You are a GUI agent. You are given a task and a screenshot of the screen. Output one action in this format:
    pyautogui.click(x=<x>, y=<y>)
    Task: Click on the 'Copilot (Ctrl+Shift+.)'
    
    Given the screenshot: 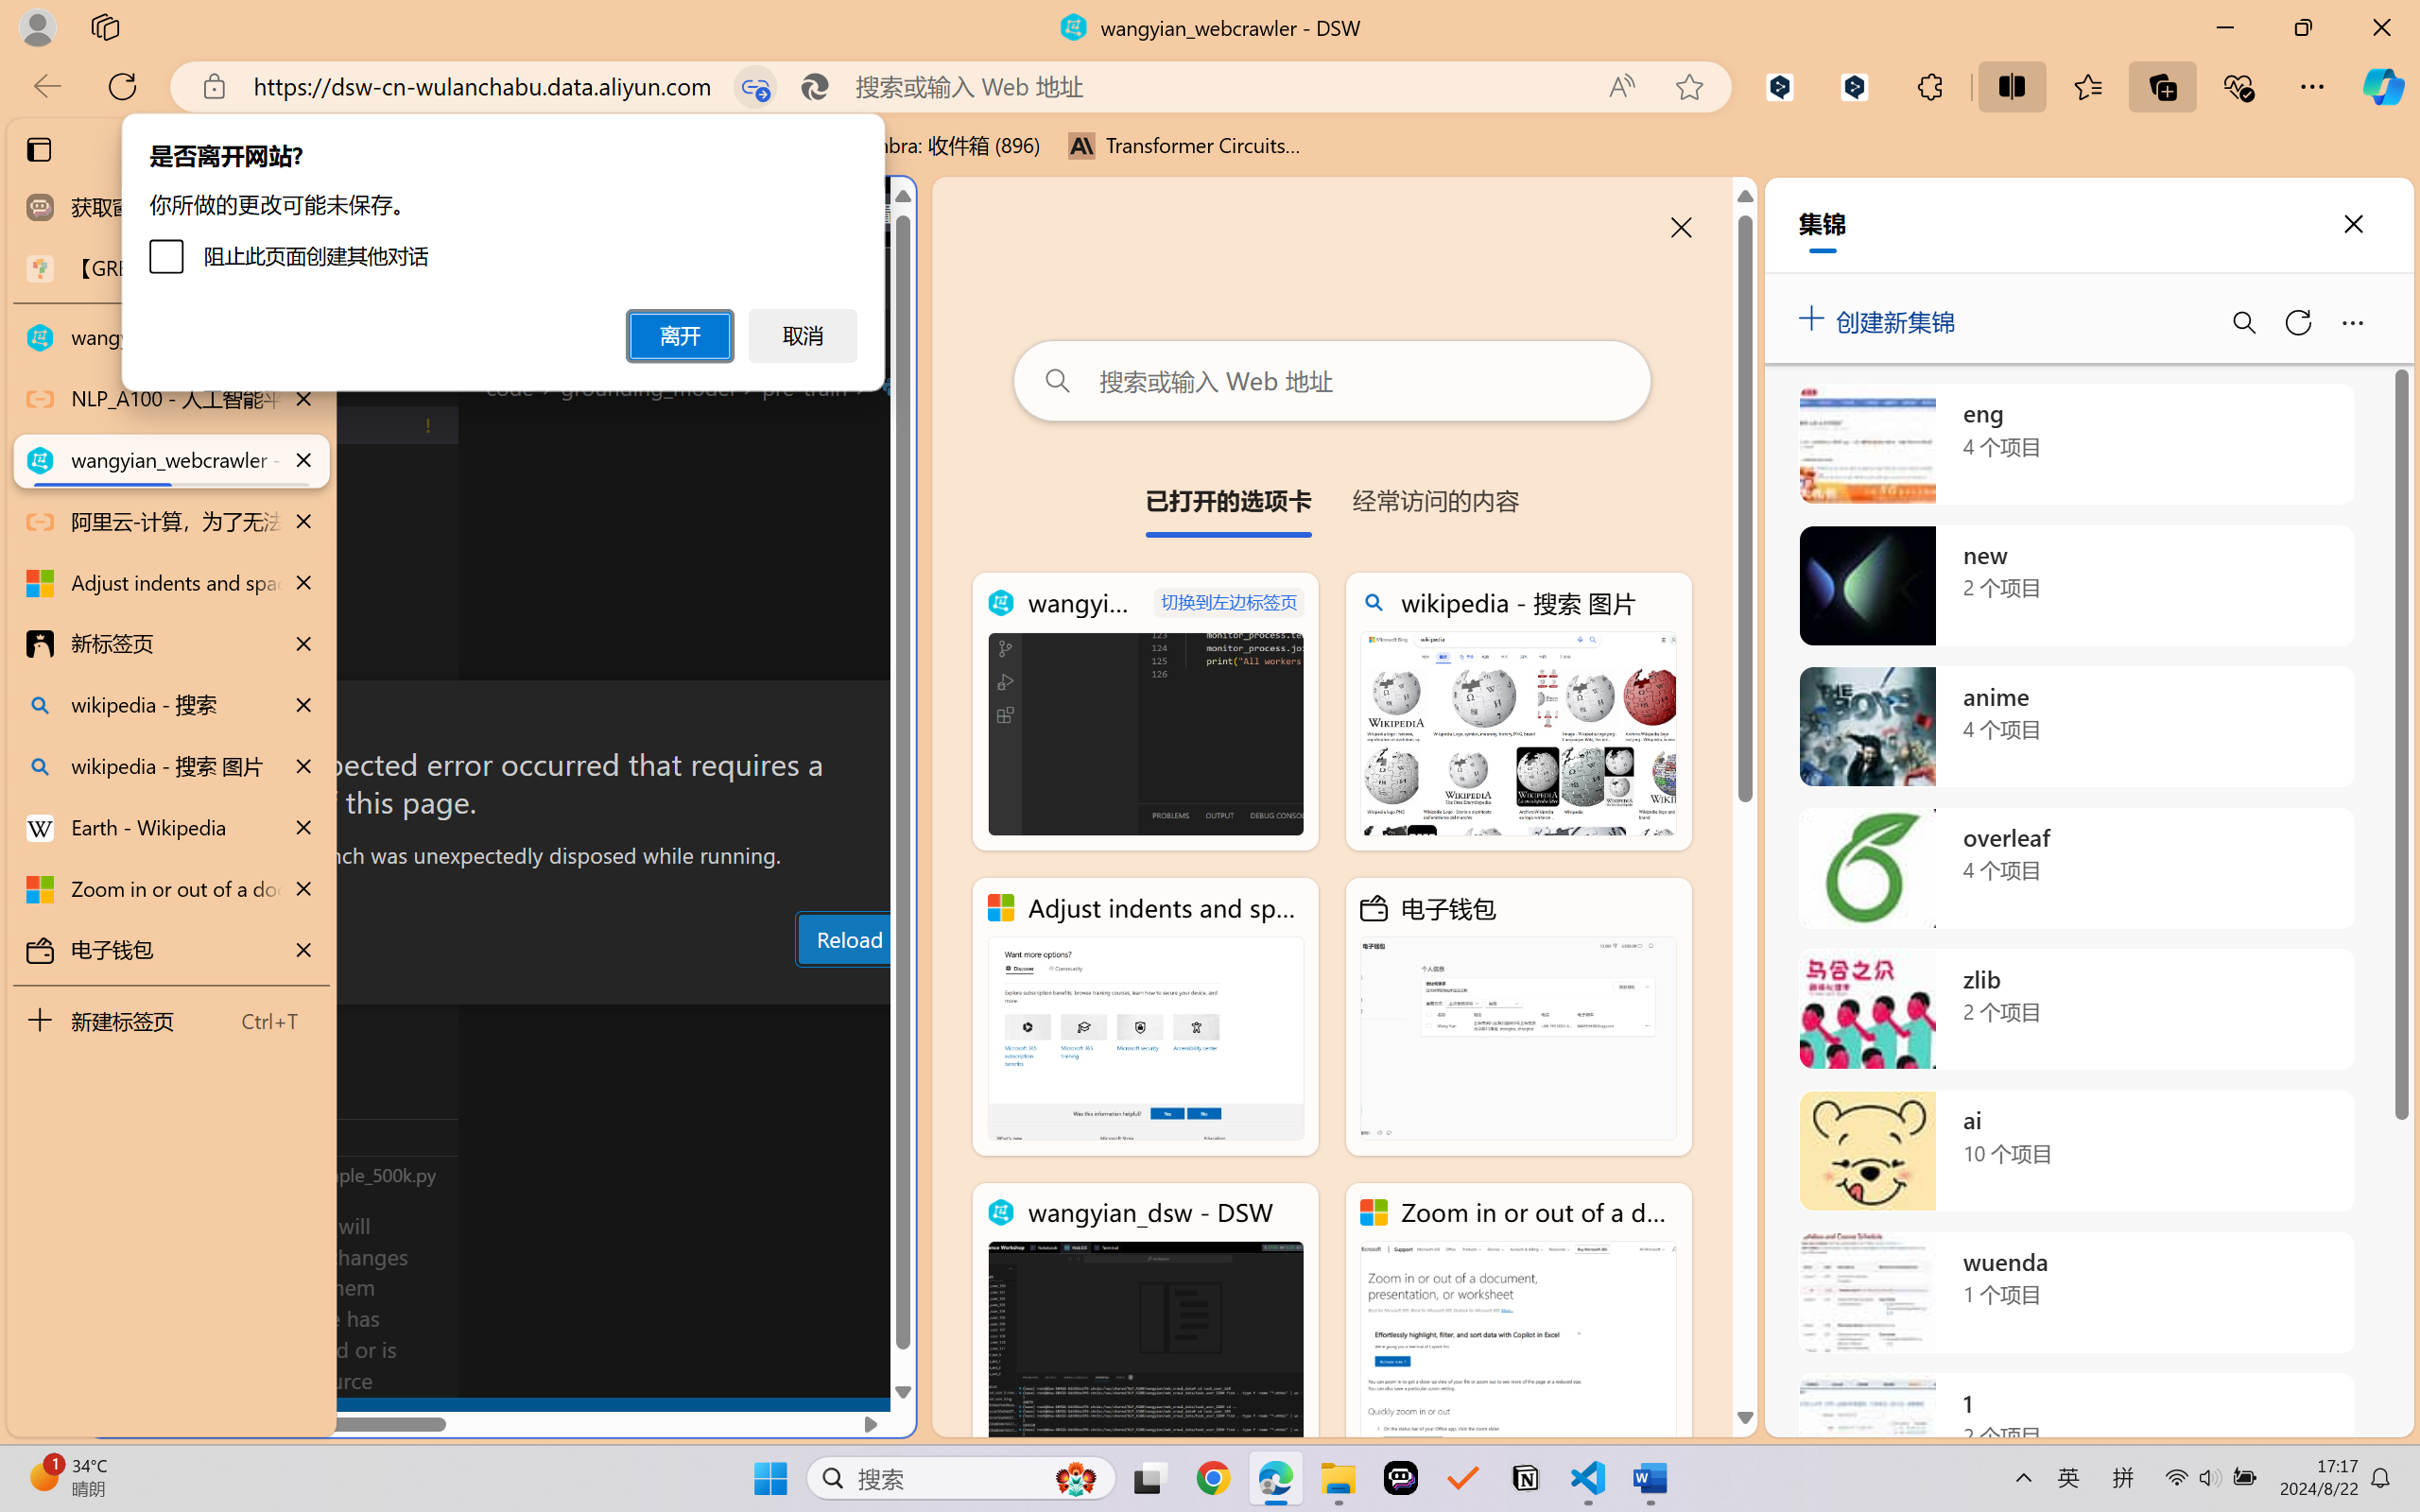 What is the action you would take?
    pyautogui.click(x=2383, y=86)
    